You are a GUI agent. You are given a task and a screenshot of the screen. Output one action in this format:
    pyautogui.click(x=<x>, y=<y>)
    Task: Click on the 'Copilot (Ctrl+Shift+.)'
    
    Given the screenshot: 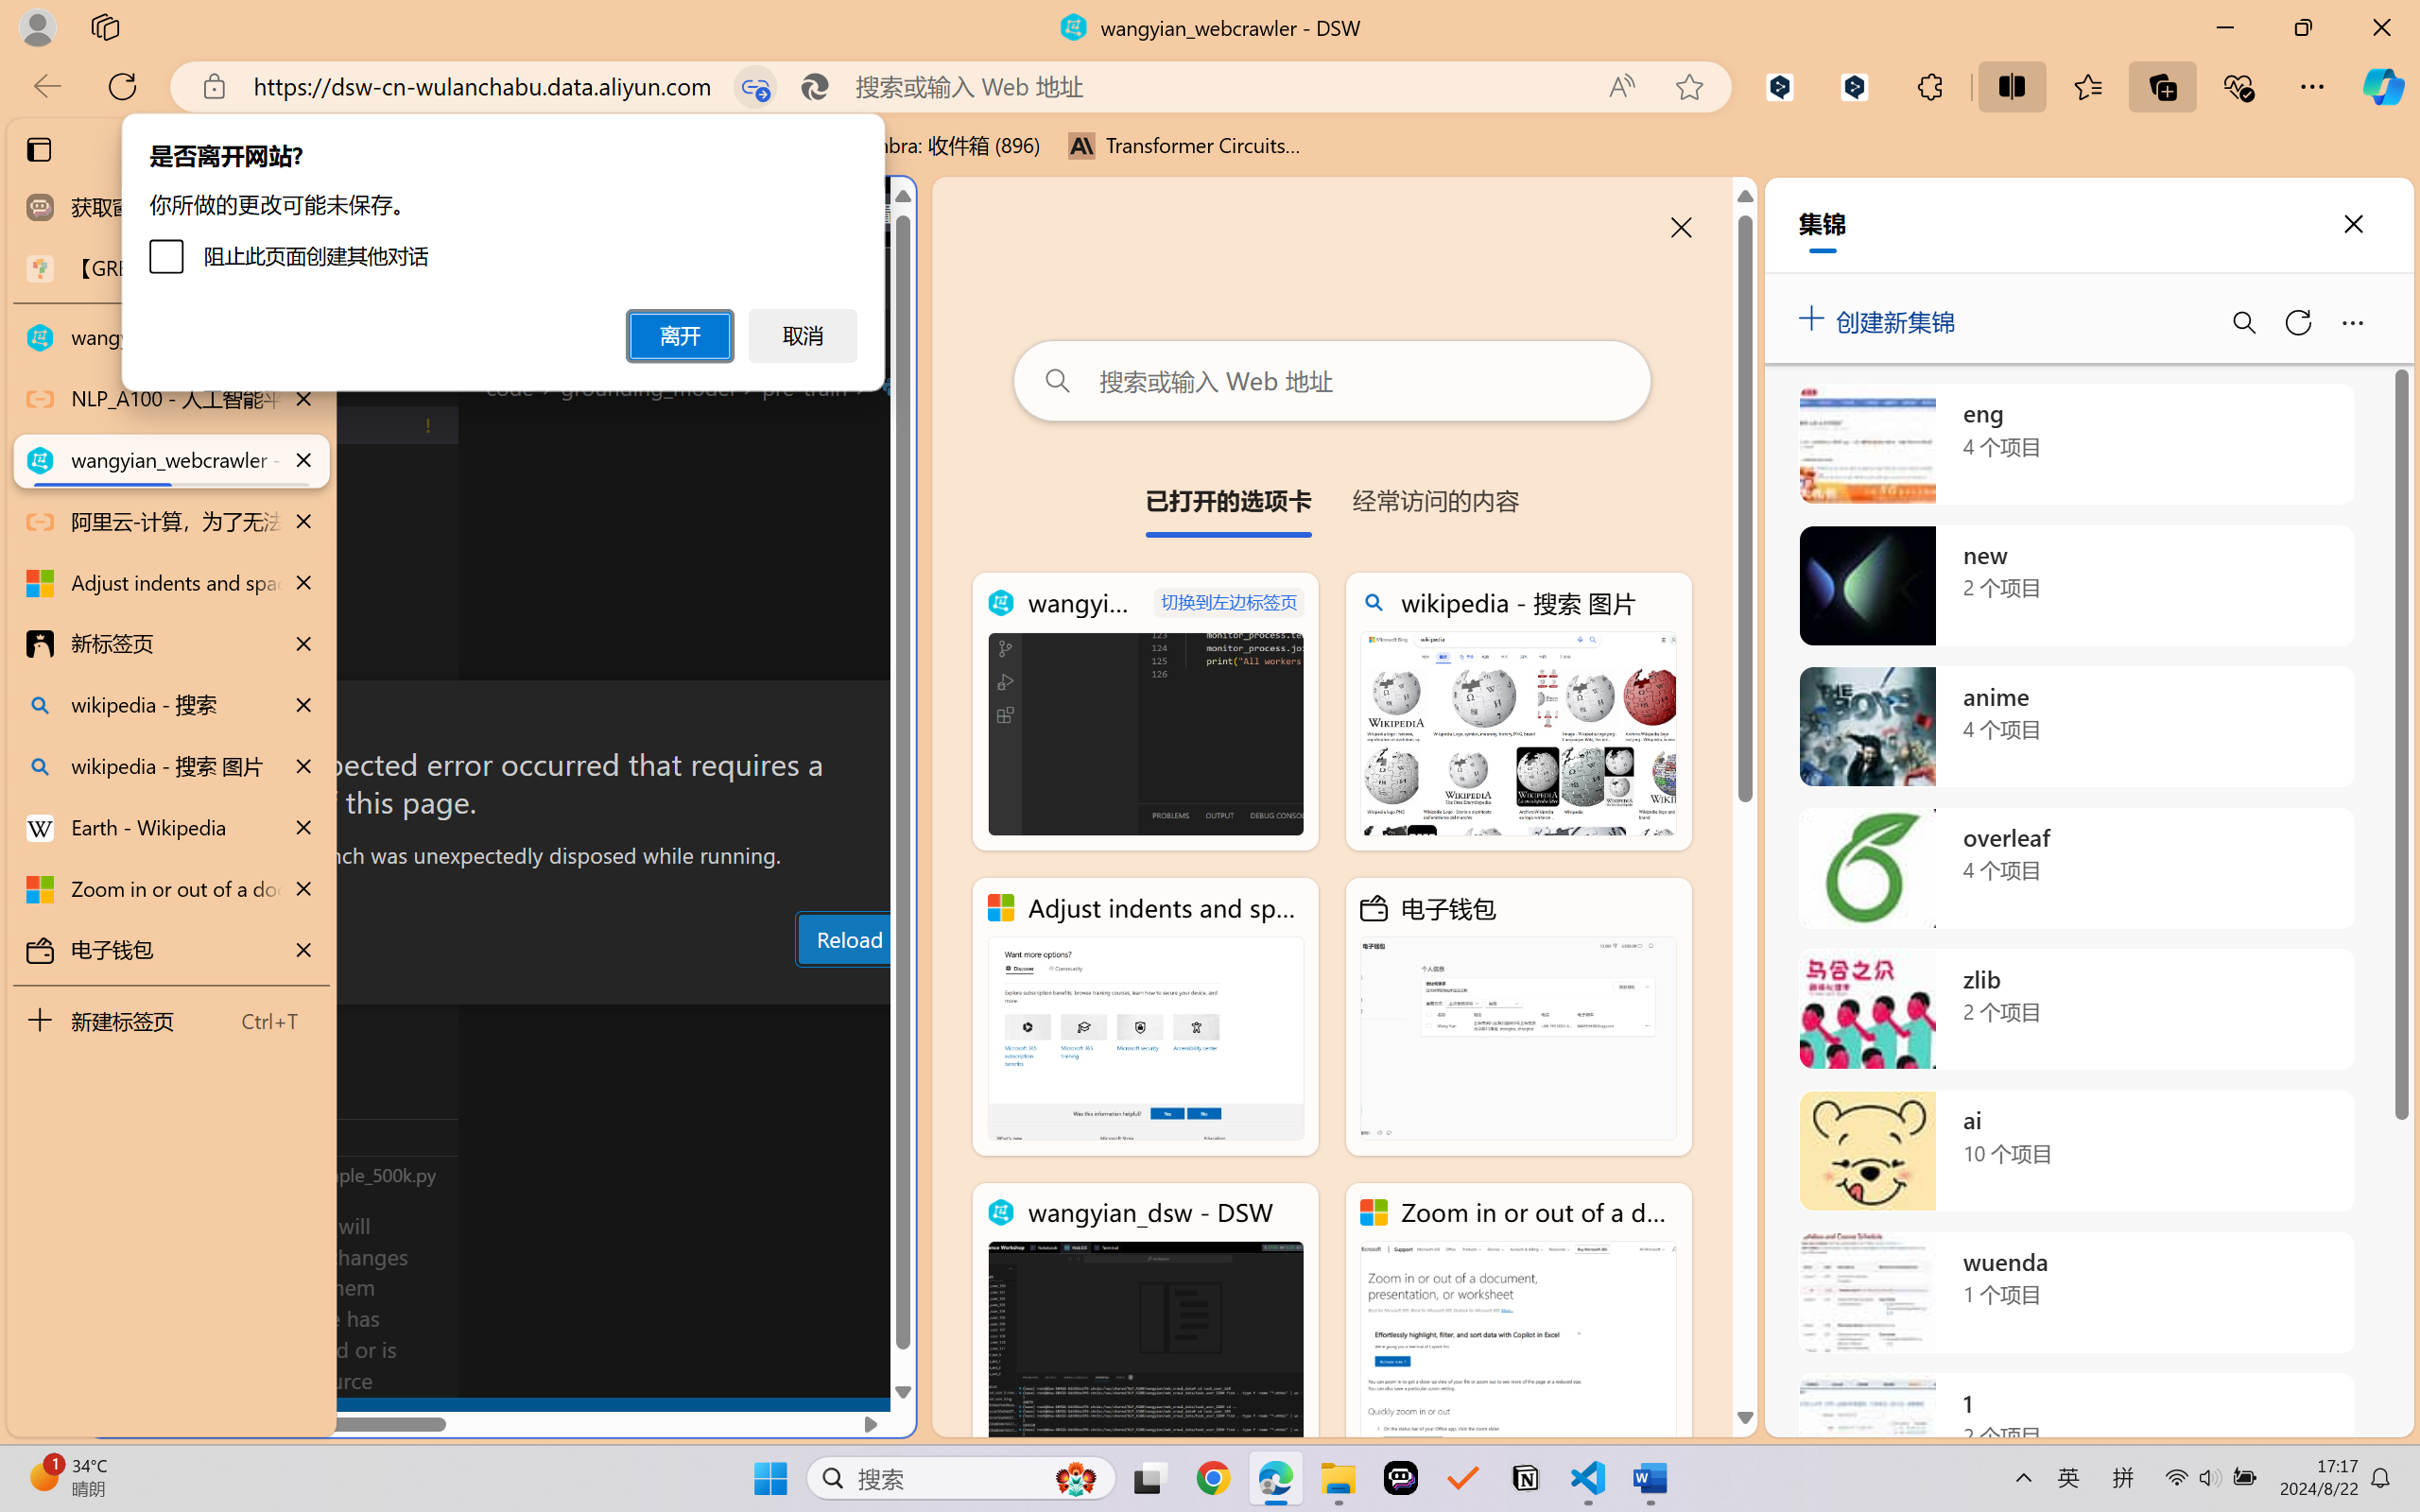 What is the action you would take?
    pyautogui.click(x=2383, y=86)
    